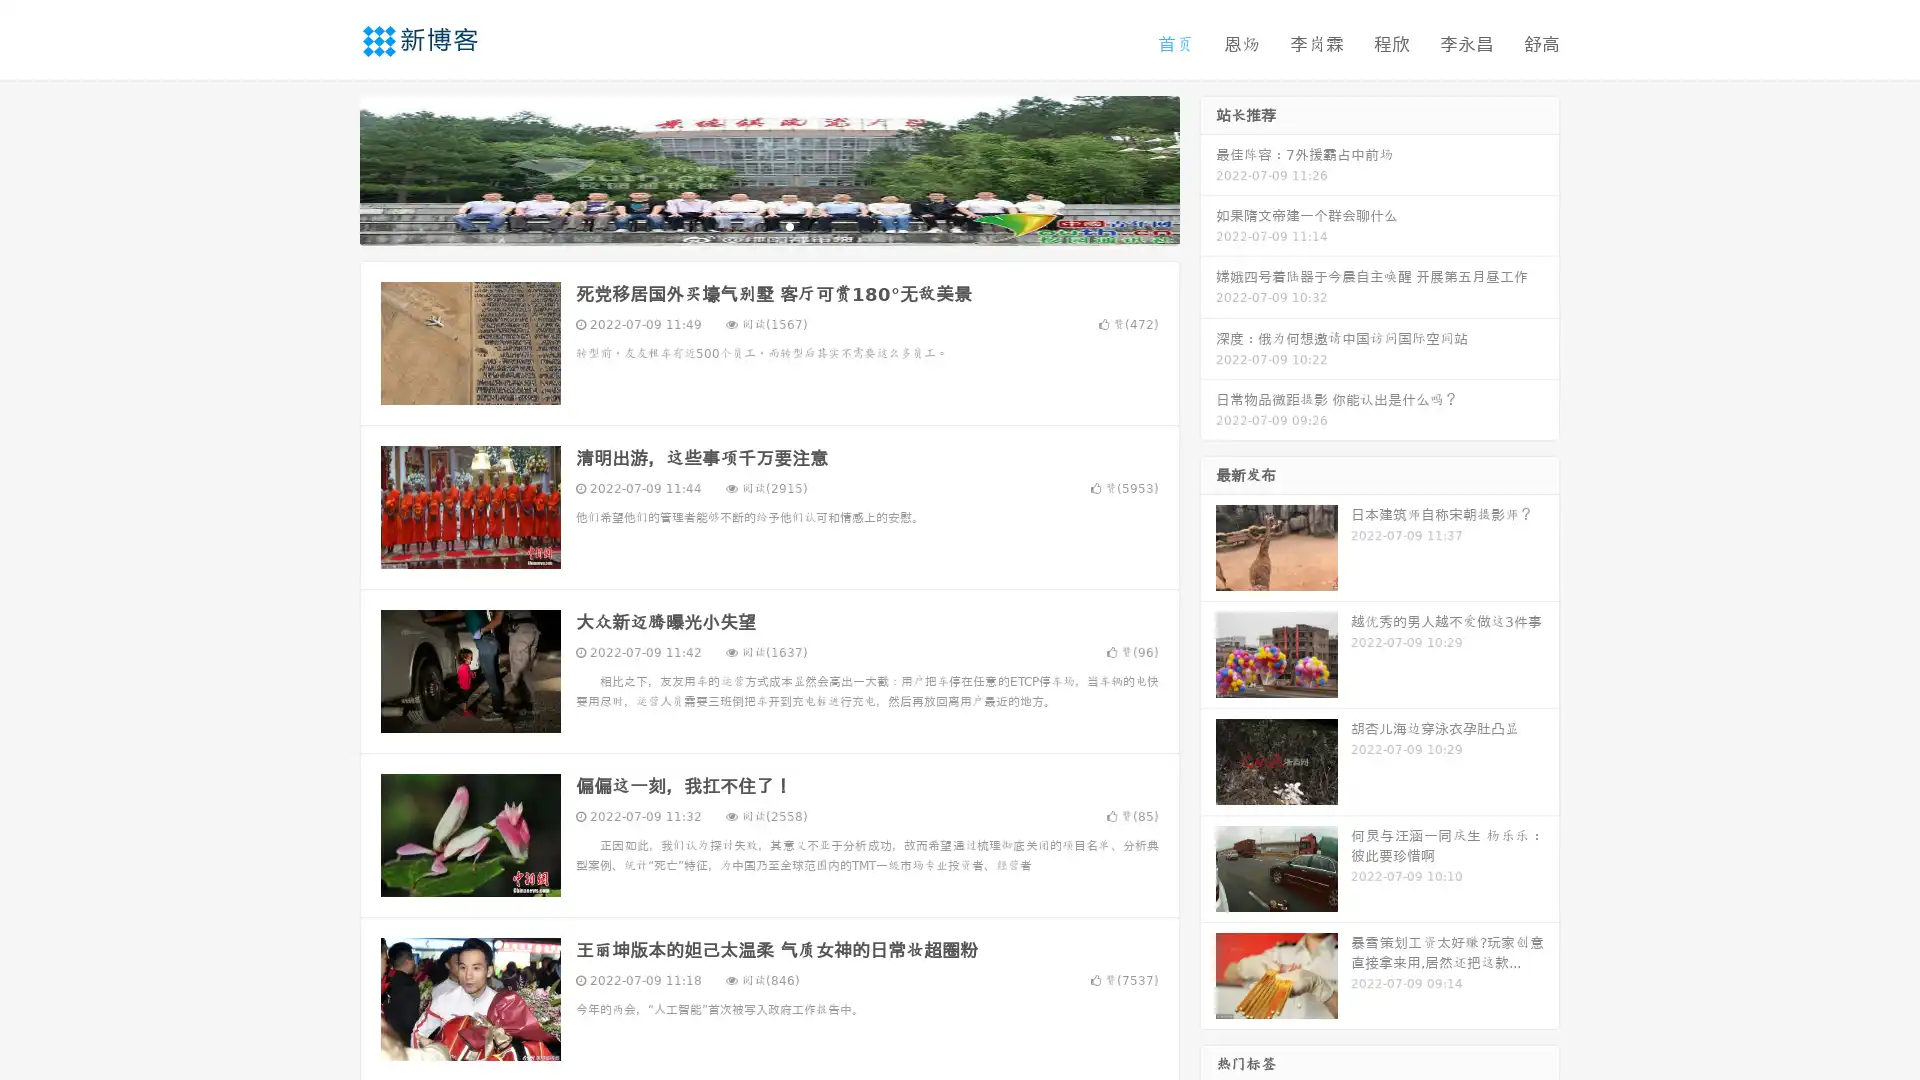 The height and width of the screenshot is (1080, 1920). What do you see at coordinates (748, 225) in the screenshot?
I see `Go to slide 1` at bounding box center [748, 225].